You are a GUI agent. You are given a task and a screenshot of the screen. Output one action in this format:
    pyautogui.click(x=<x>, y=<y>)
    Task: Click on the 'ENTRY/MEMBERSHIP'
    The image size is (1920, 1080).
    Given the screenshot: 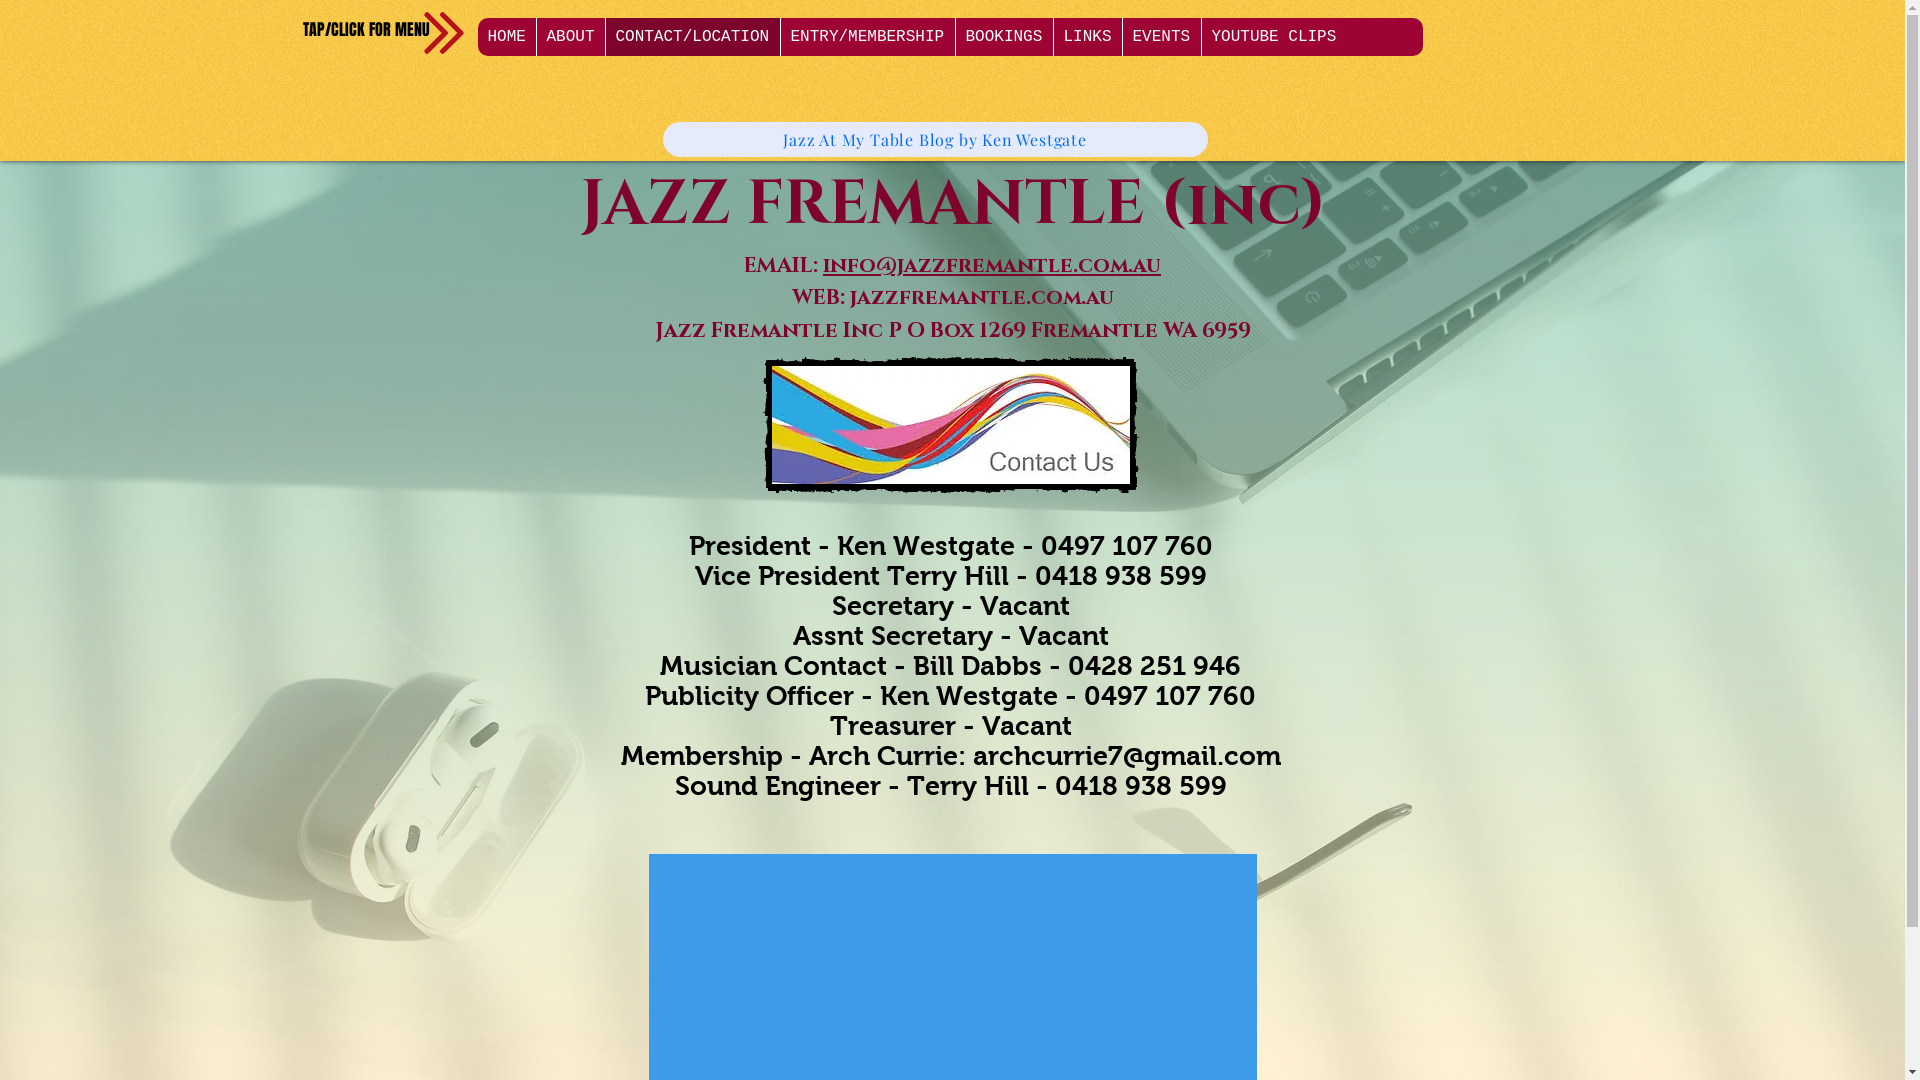 What is the action you would take?
    pyautogui.click(x=867, y=37)
    